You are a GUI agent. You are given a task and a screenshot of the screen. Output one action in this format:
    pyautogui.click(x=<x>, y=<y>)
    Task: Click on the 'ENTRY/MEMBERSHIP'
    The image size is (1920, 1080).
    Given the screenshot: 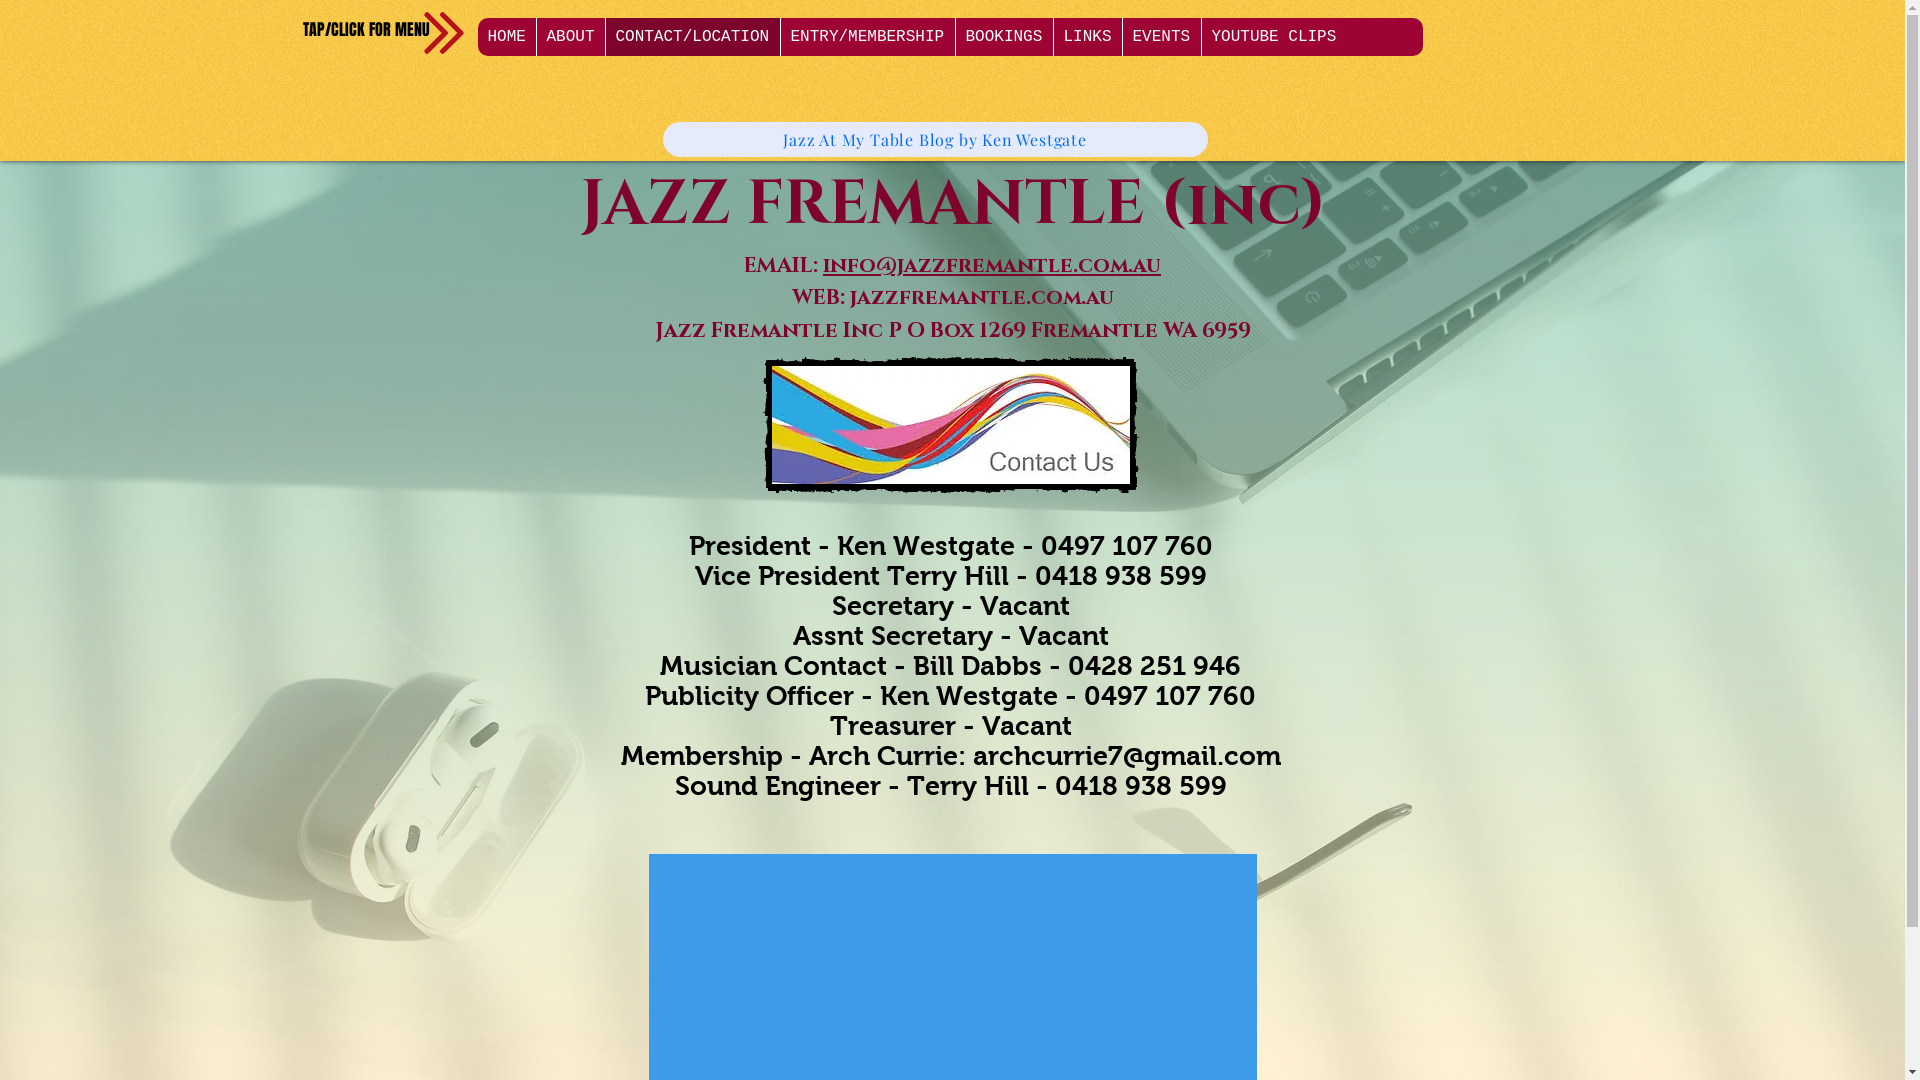 What is the action you would take?
    pyautogui.click(x=867, y=37)
    